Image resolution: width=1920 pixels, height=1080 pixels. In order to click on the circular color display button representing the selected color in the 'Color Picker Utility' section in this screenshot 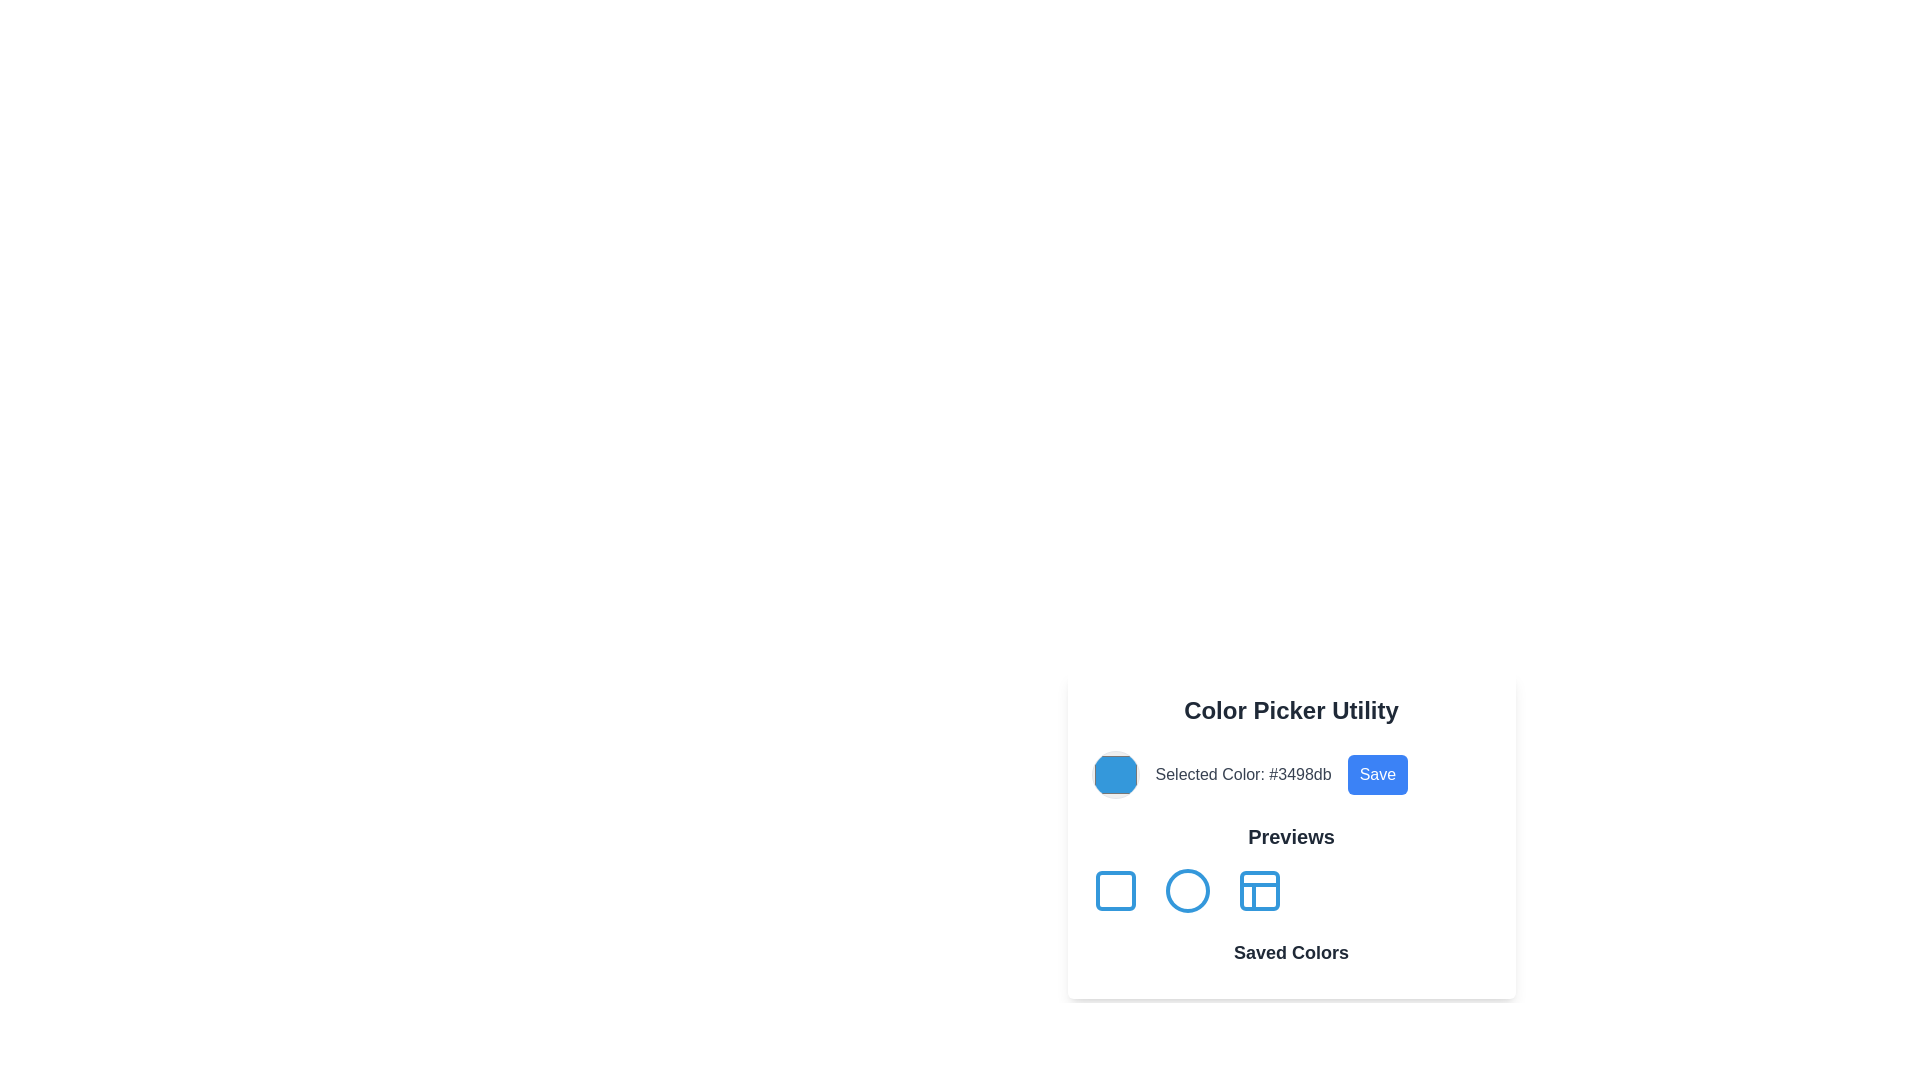, I will do `click(1114, 774)`.